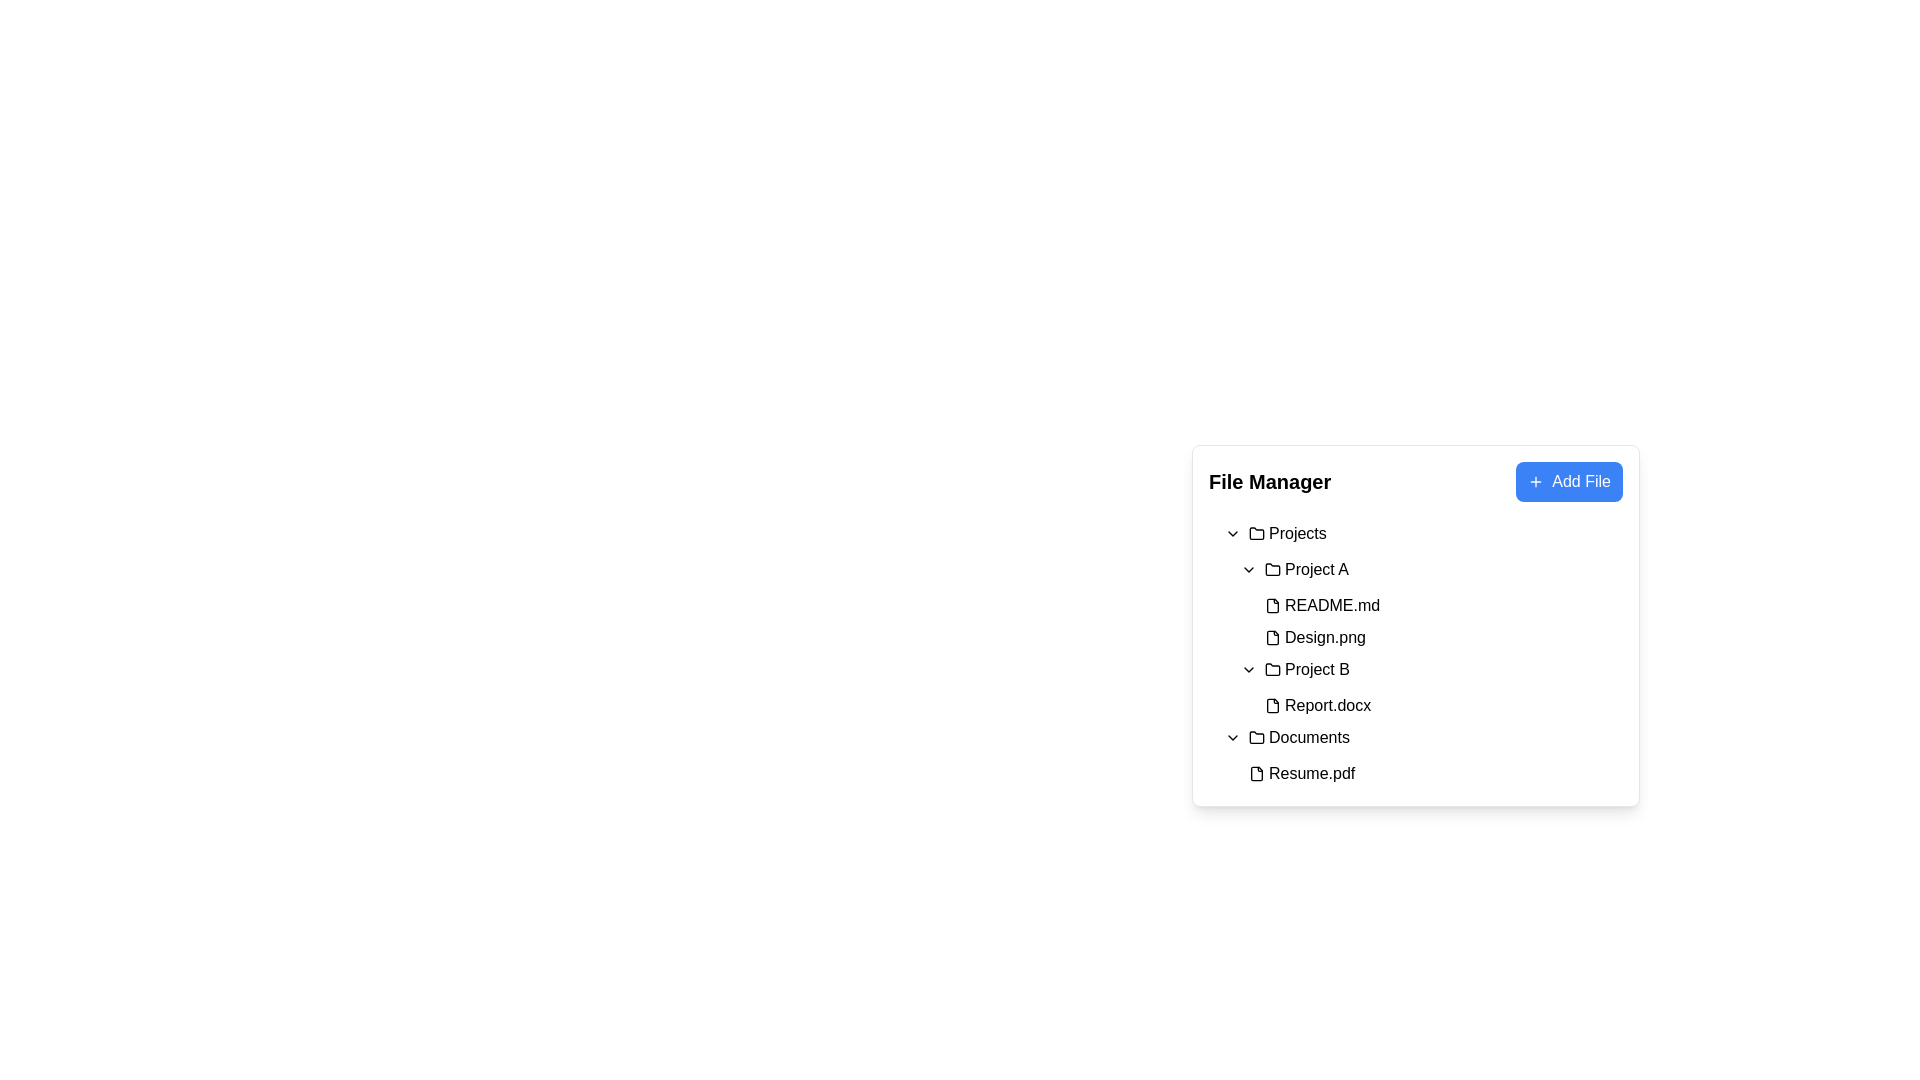 Image resolution: width=1920 pixels, height=1080 pixels. Describe the element at coordinates (1580, 482) in the screenshot. I see `the 'Add File' text label which is styled with white text on a blue background, located within a button next to a '+' icon` at that location.